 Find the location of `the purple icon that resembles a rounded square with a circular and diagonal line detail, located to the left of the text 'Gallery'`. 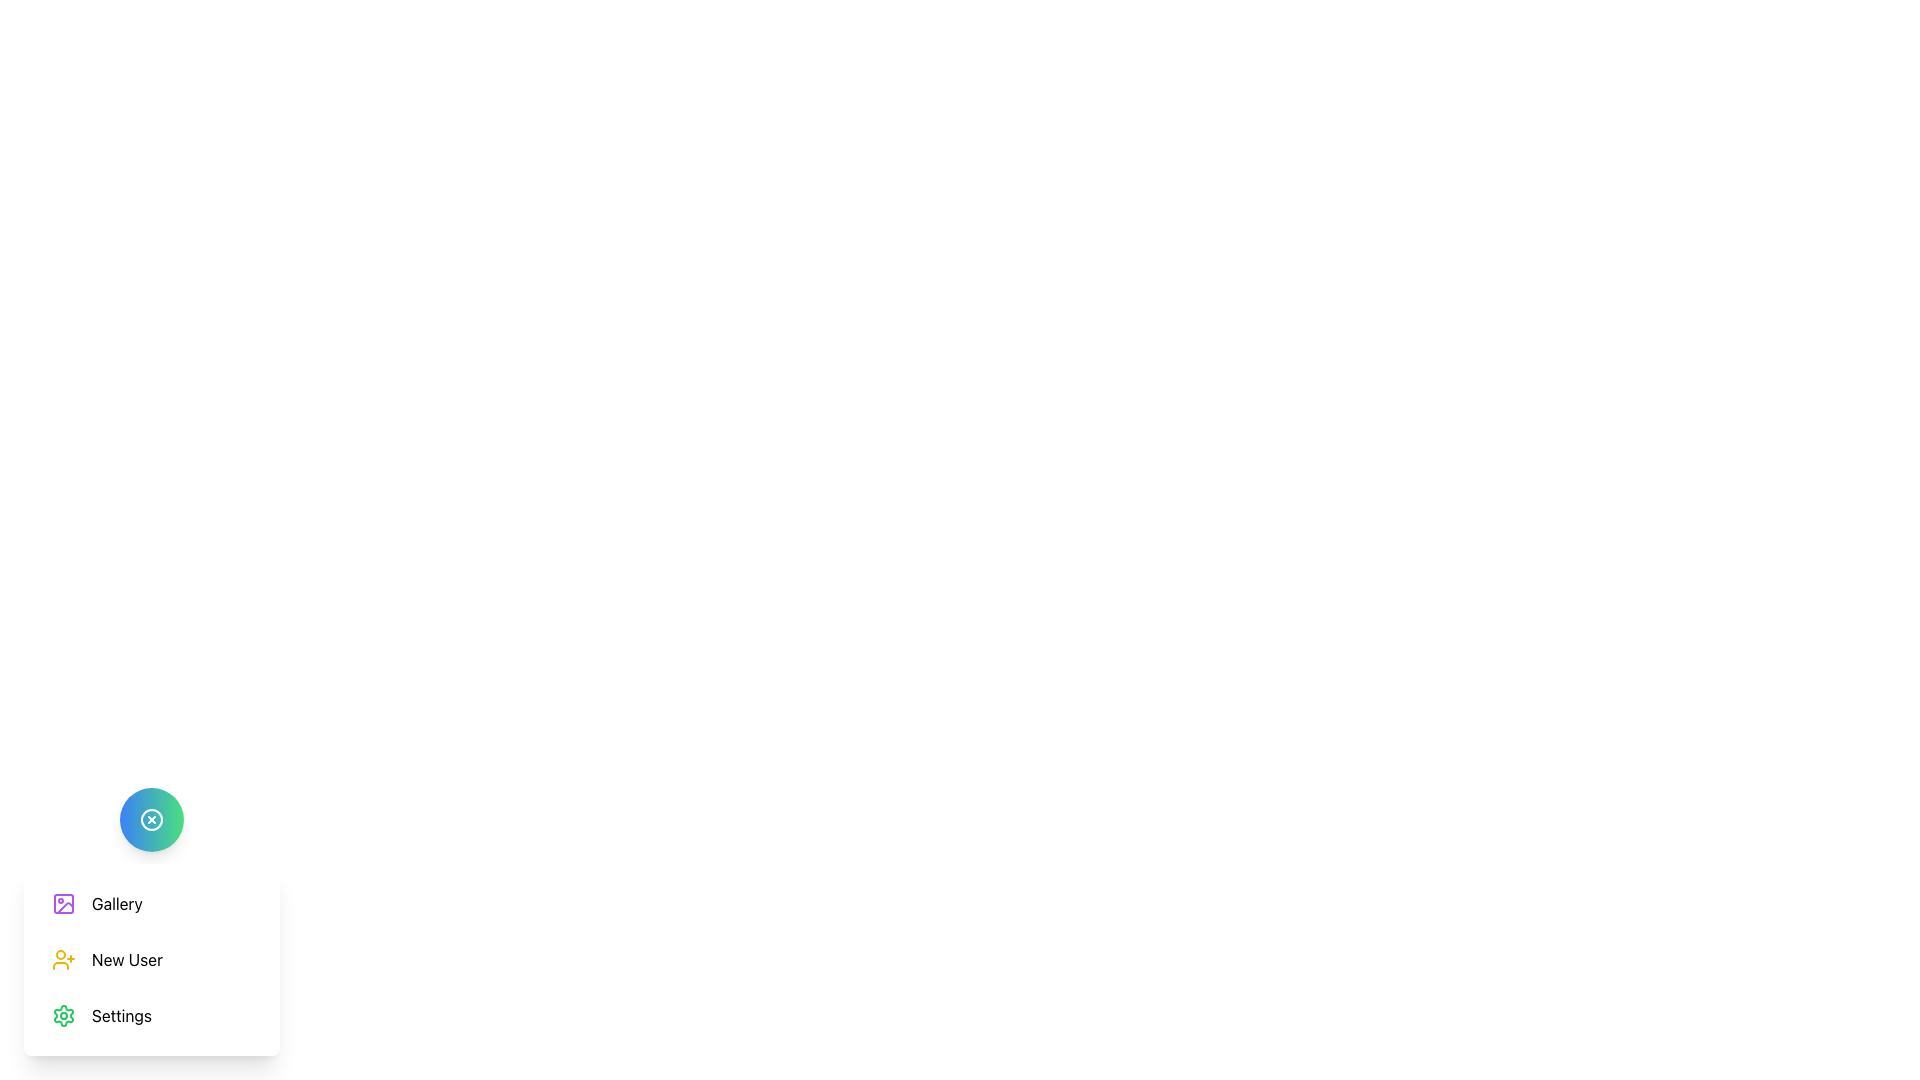

the purple icon that resembles a rounded square with a circular and diagonal line detail, located to the left of the text 'Gallery' is located at coordinates (63, 903).